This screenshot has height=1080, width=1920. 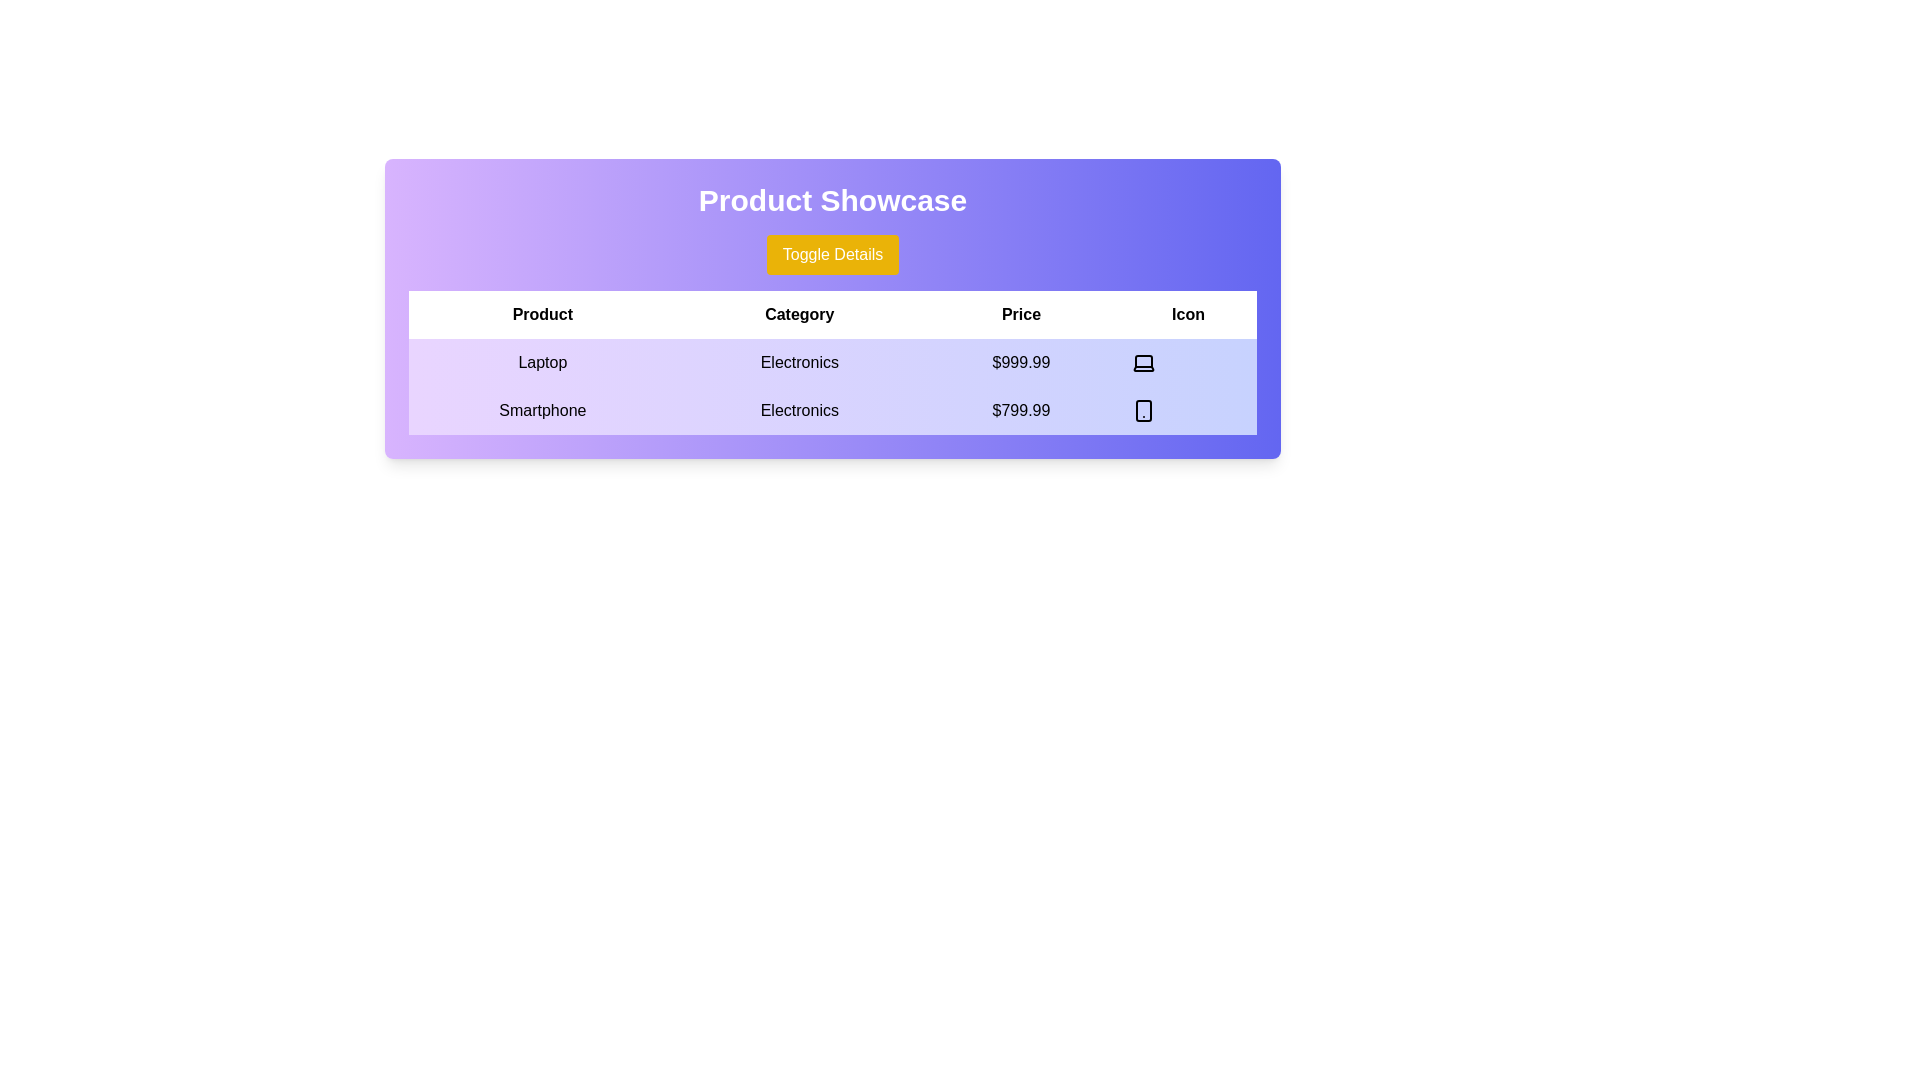 What do you see at coordinates (1021, 315) in the screenshot?
I see `the text label that displays 'Price', which is bold and black, located in the grid layout row header between 'Category' and 'Icon'` at bounding box center [1021, 315].